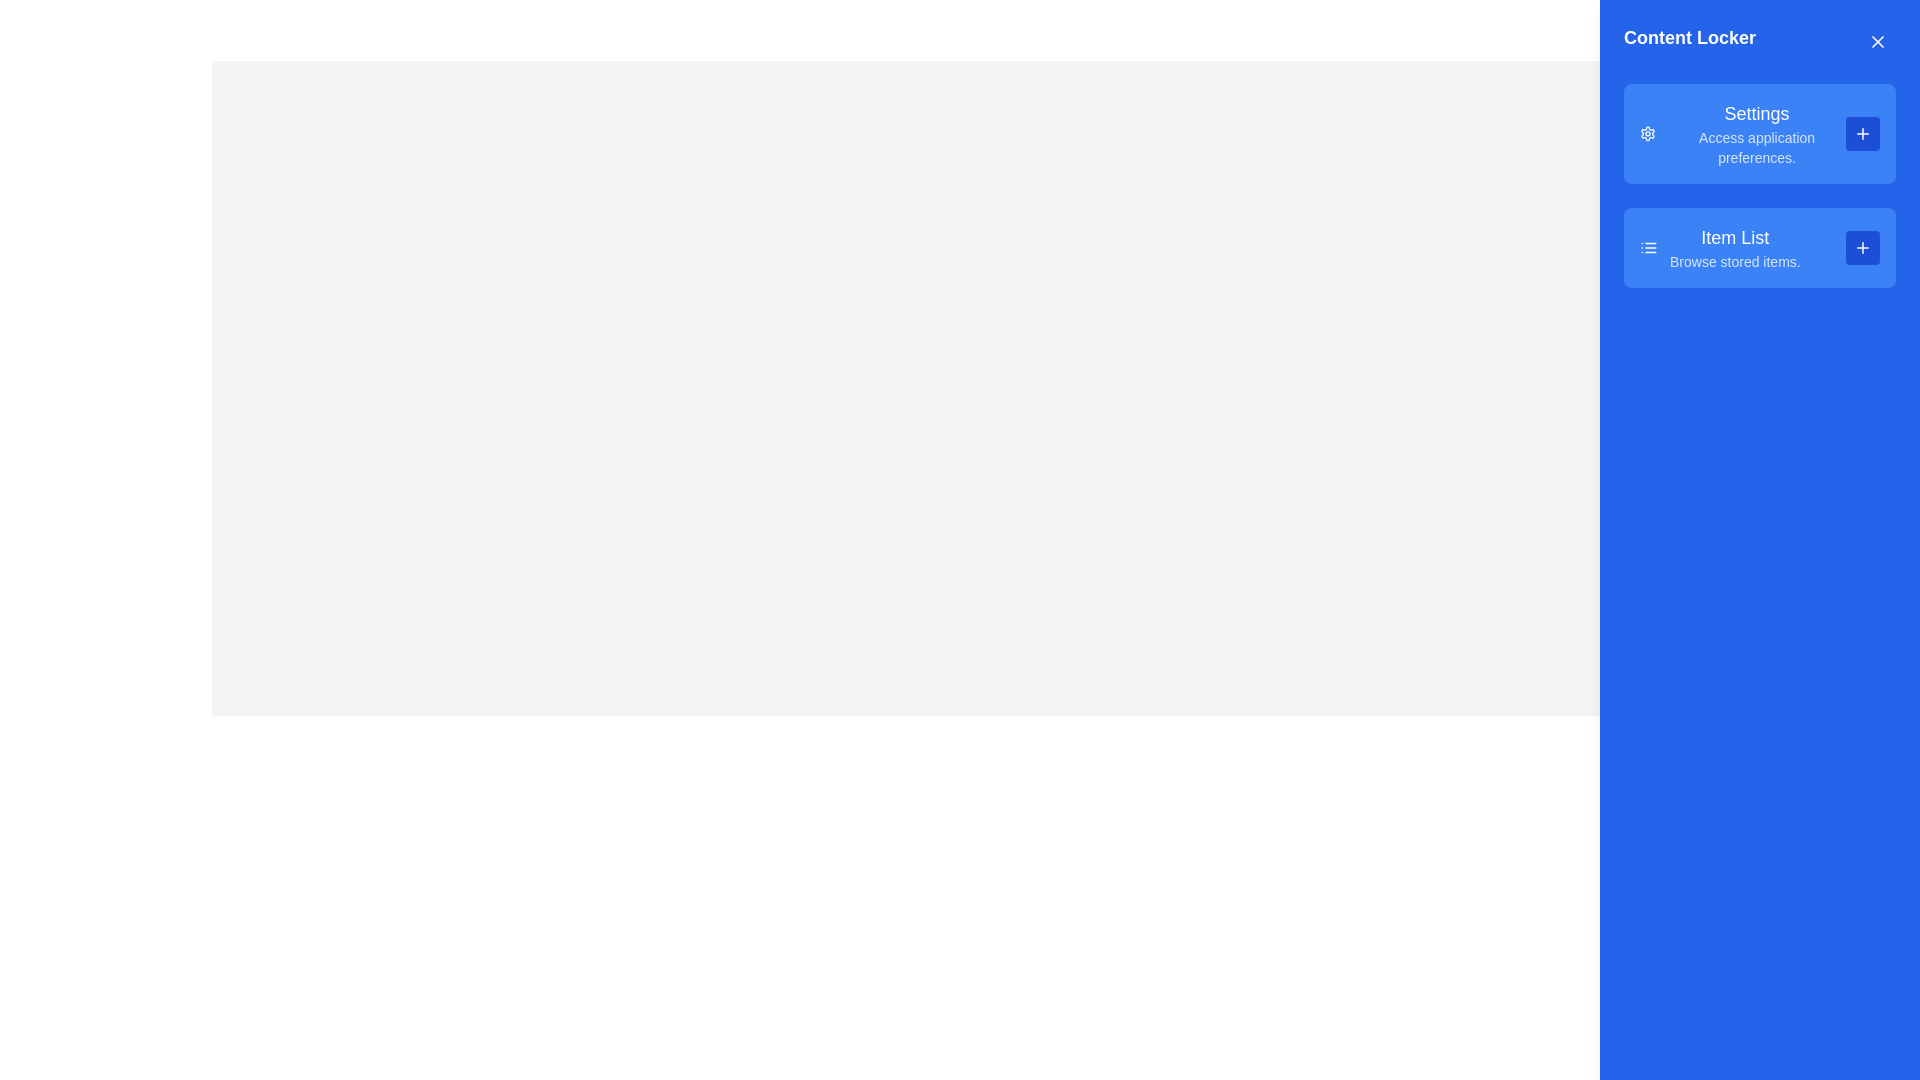 The width and height of the screenshot is (1920, 1080). Describe the element at coordinates (1756, 134) in the screenshot. I see `the settings button located in the upper section of the right-side navigation panel, which is the first item in the list and contains a cogwheel icon` at that location.